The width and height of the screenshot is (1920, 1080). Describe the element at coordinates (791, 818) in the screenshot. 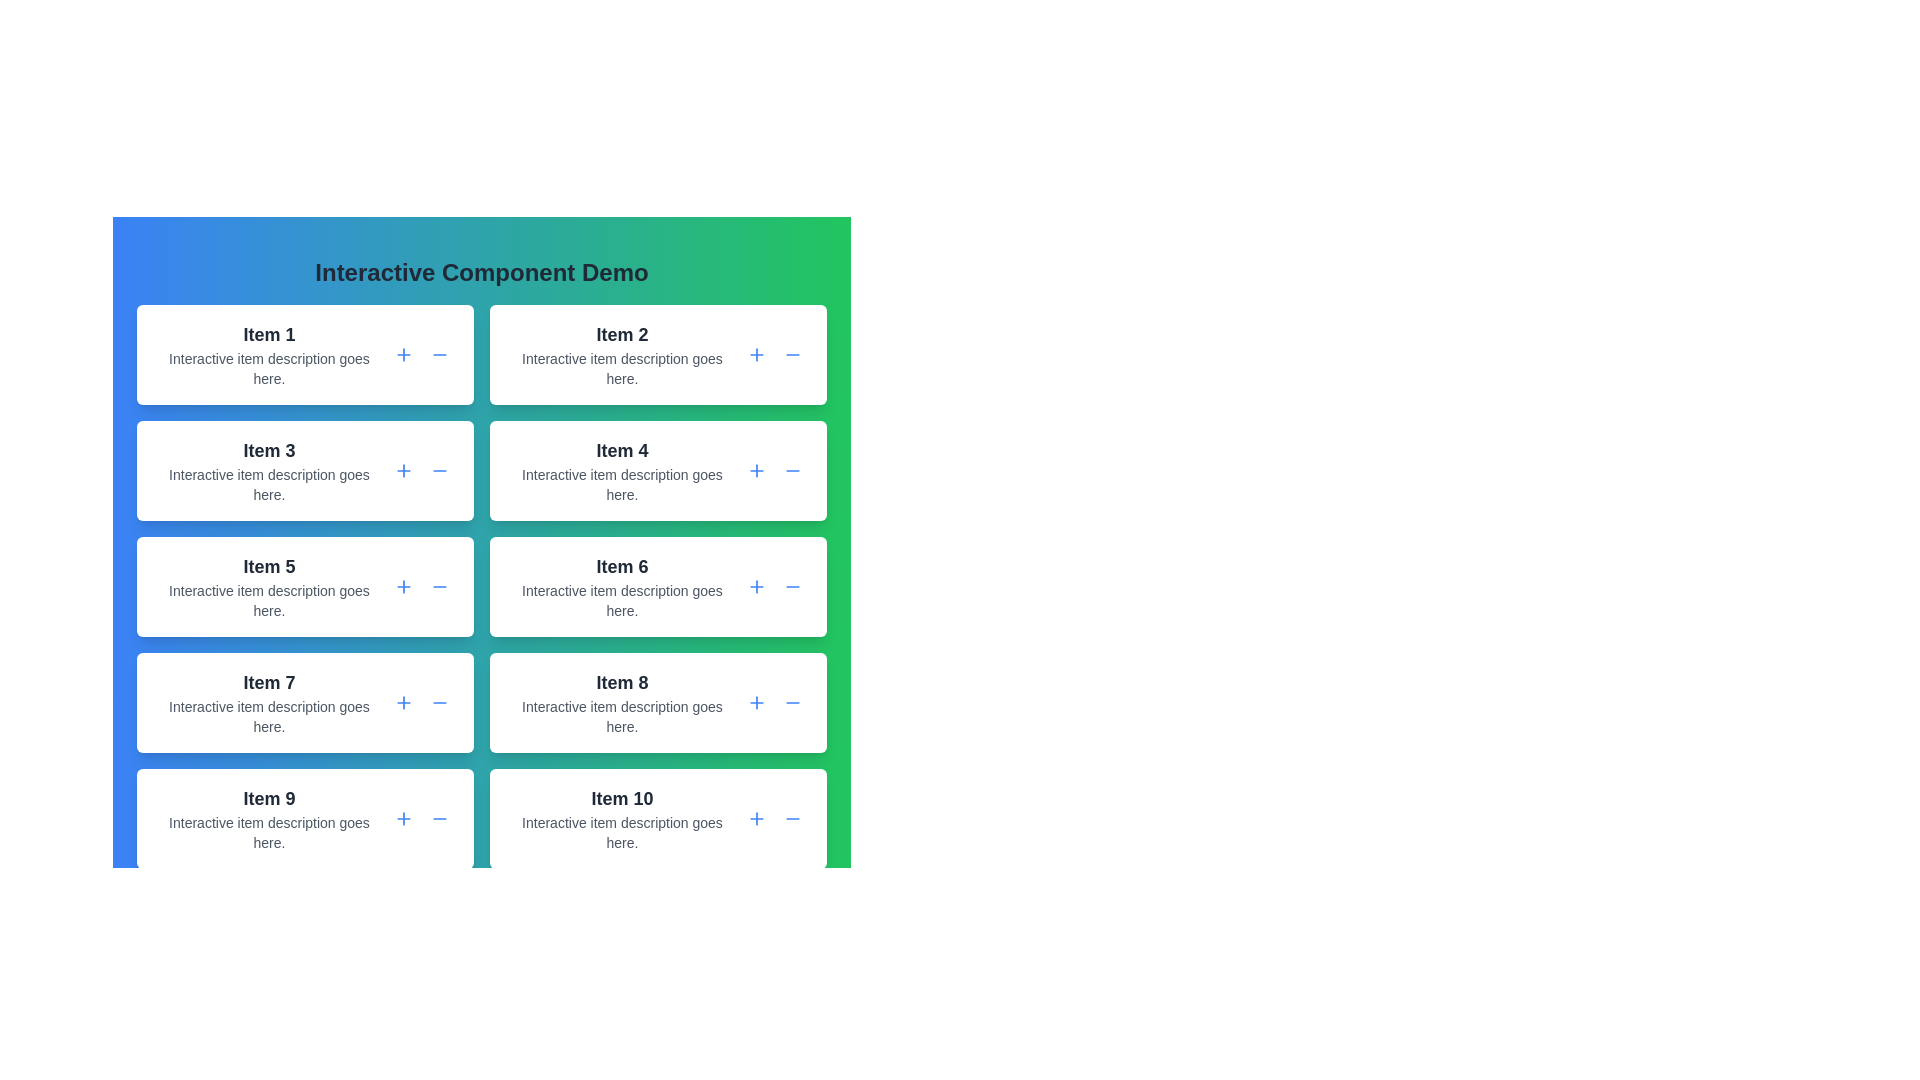

I see `on the minus icon located in the last item card labeled 'Item 10'` at that location.